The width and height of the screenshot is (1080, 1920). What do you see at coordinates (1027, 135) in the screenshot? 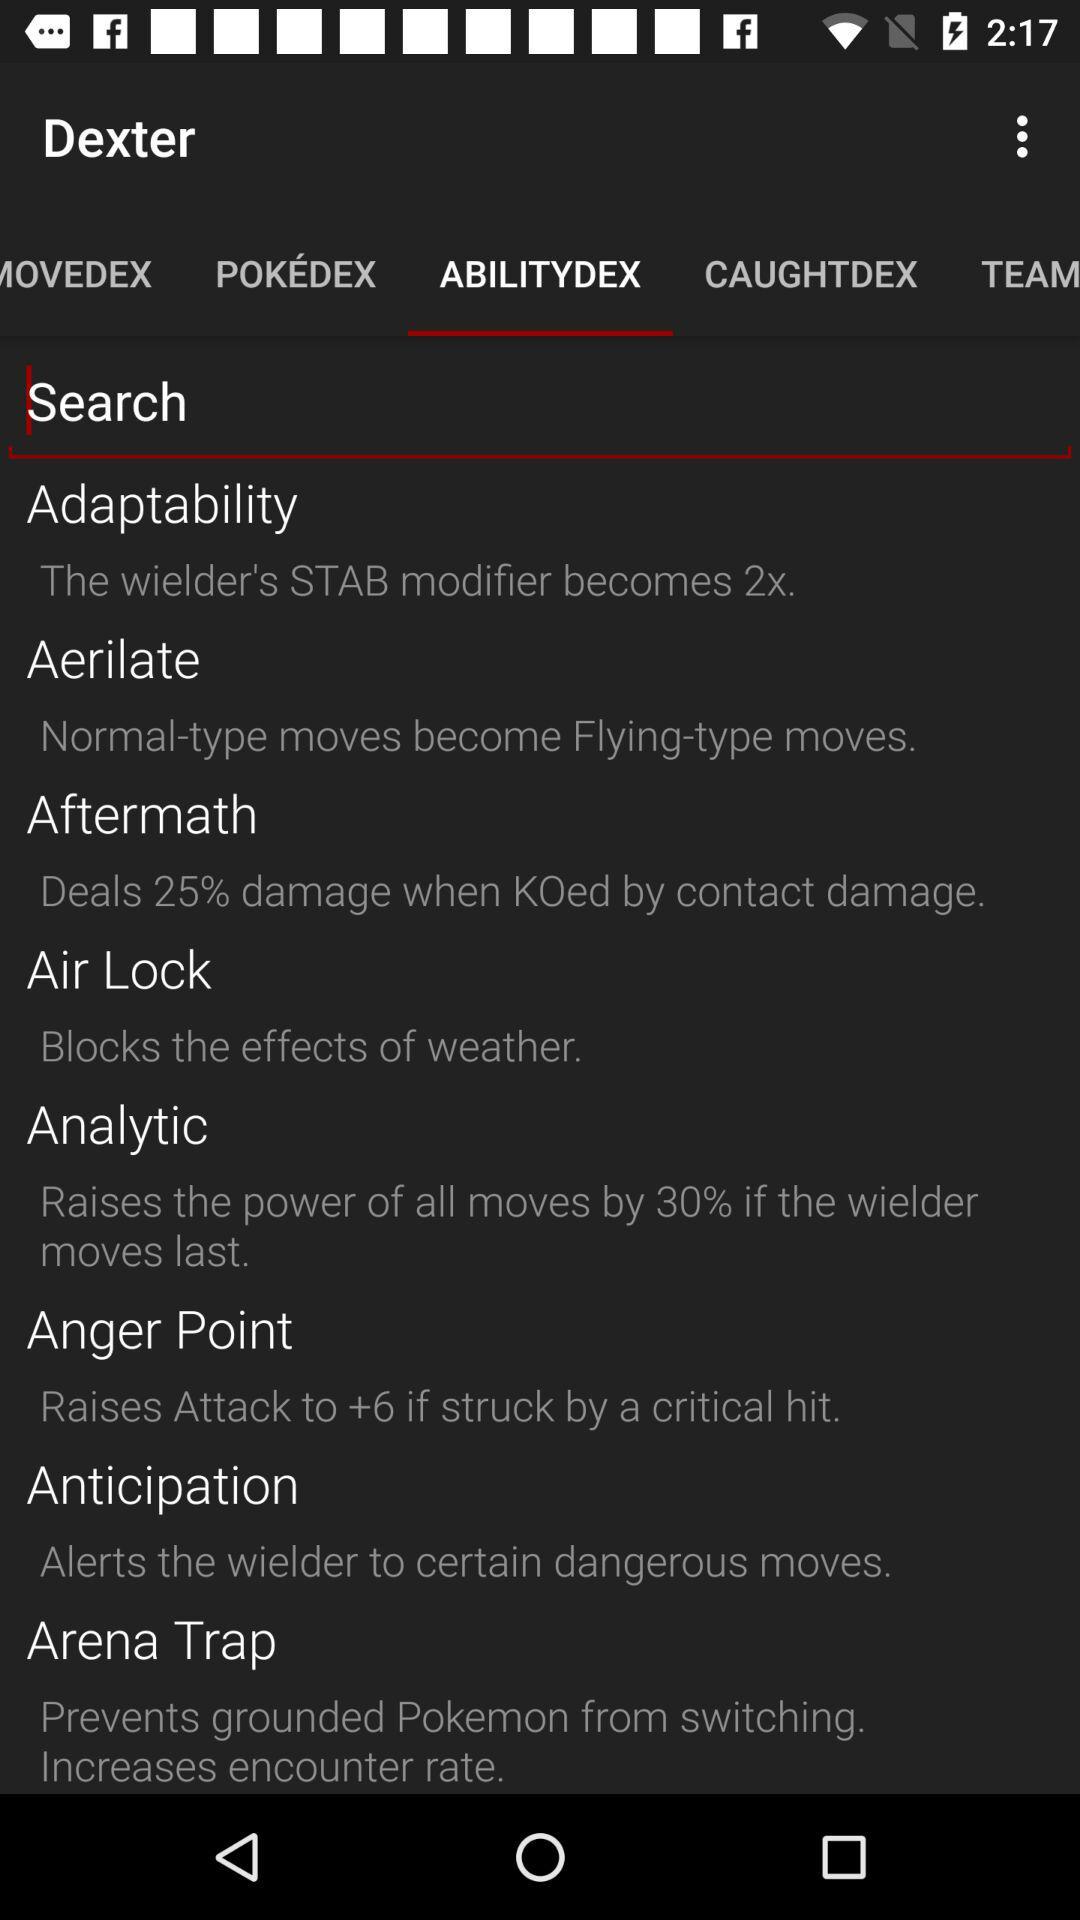
I see `the app next to dexter icon` at bounding box center [1027, 135].